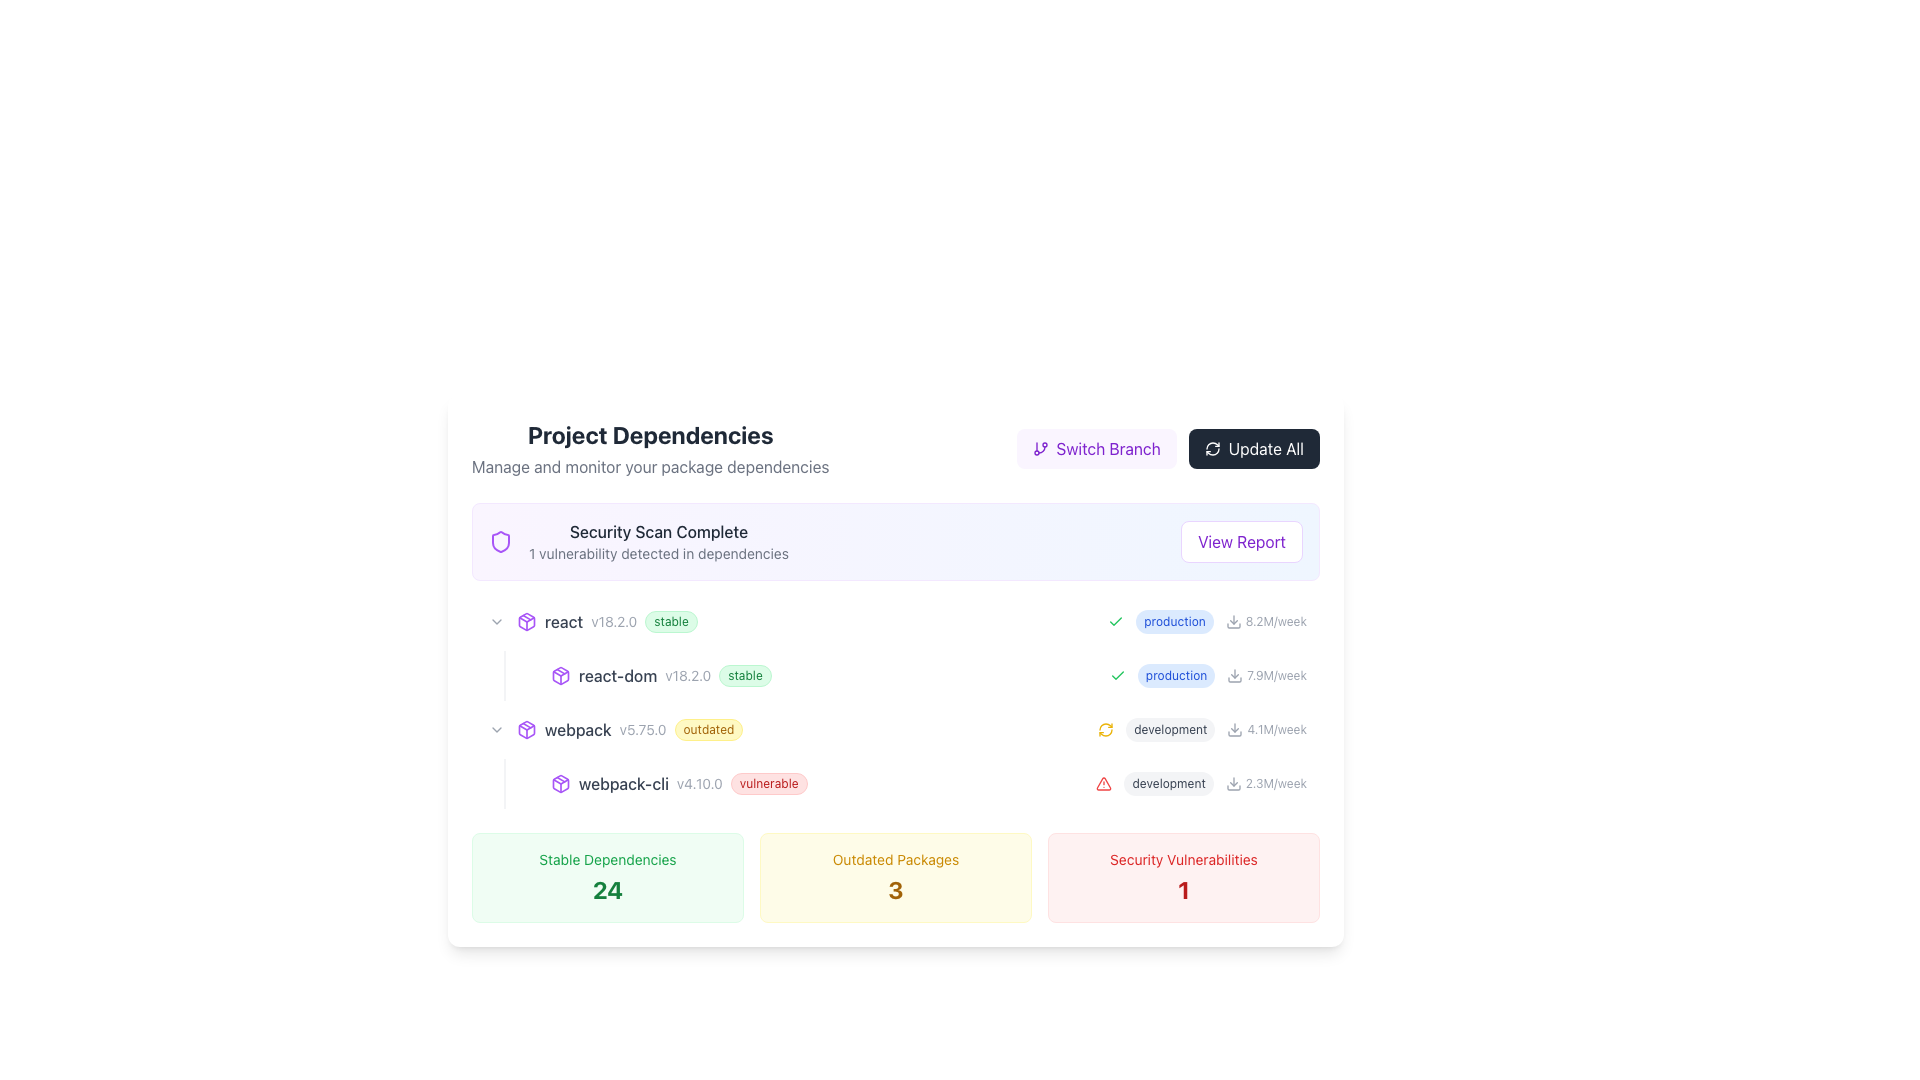  What do you see at coordinates (1168, 447) in the screenshot?
I see `the 'Switch Branch' button, which is part of a horizontally aligned group of buttons in the 'Project Dependencies' section` at bounding box center [1168, 447].